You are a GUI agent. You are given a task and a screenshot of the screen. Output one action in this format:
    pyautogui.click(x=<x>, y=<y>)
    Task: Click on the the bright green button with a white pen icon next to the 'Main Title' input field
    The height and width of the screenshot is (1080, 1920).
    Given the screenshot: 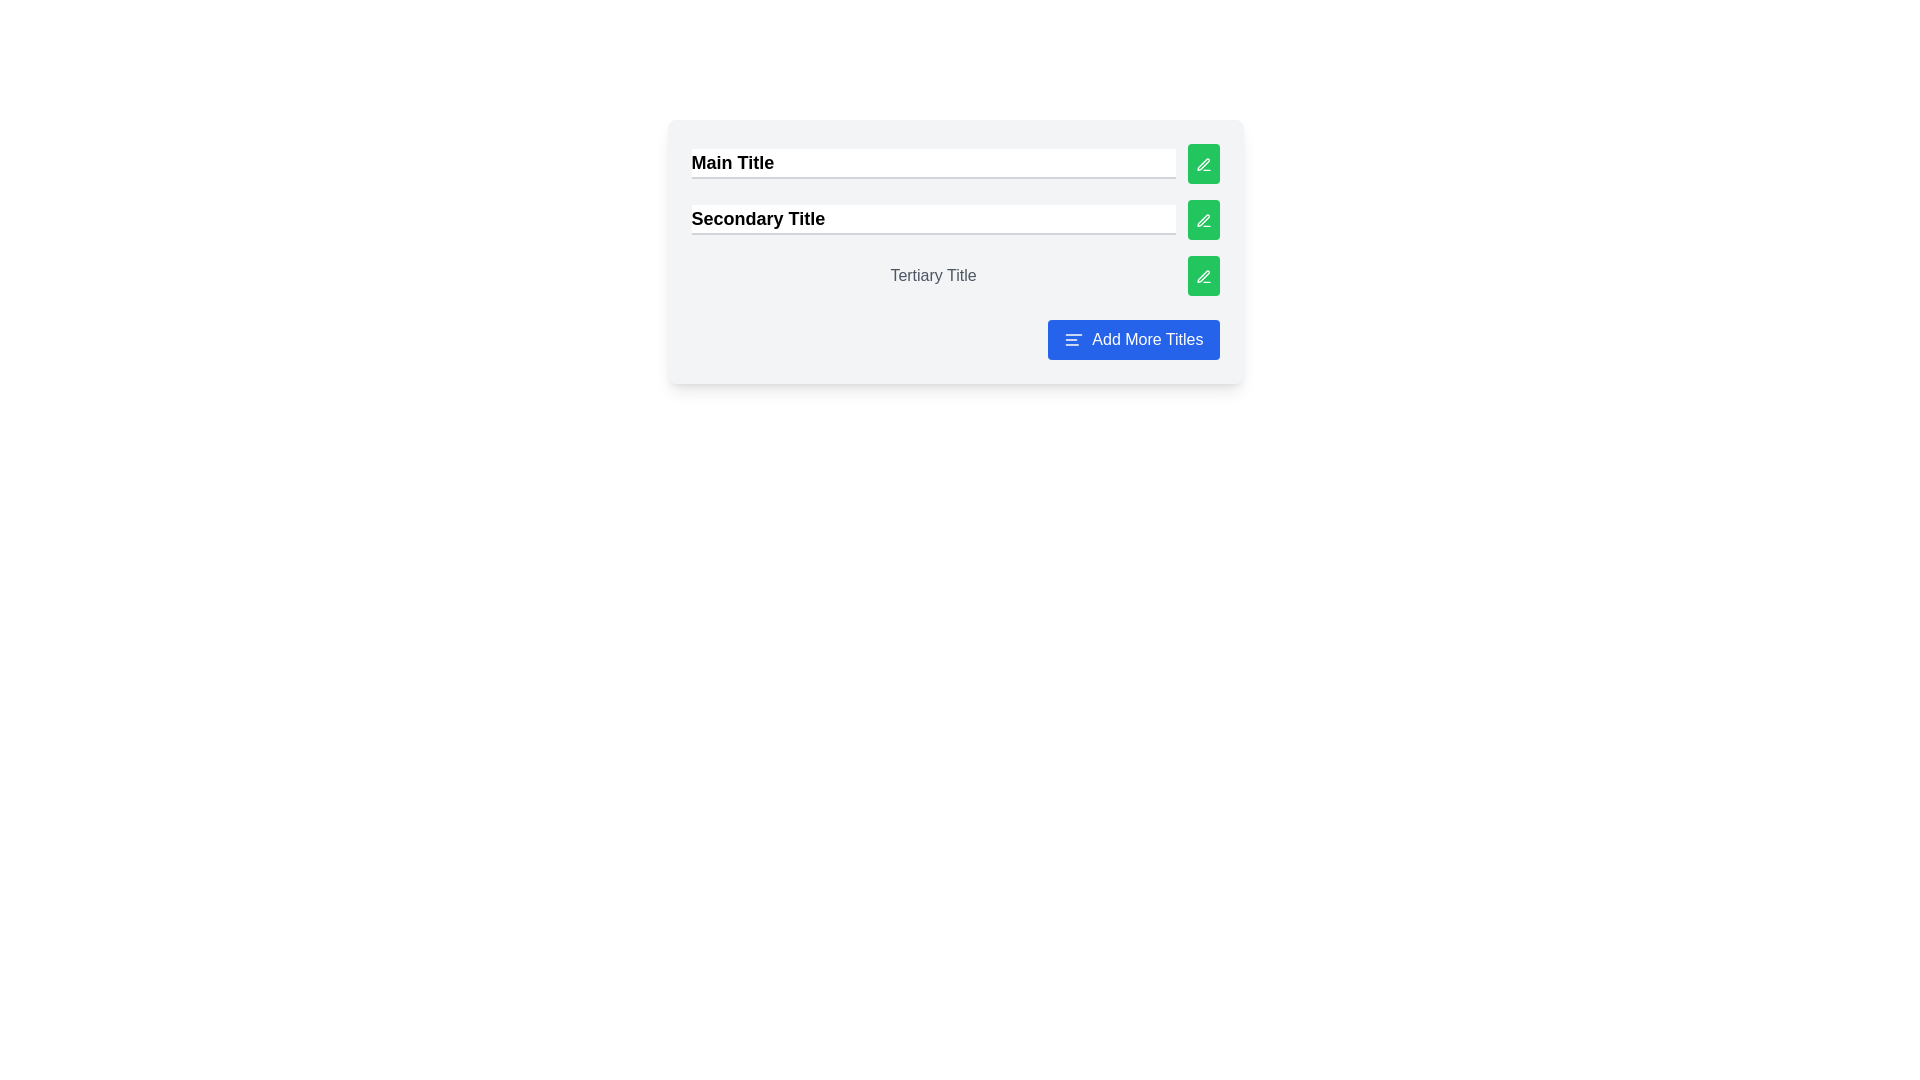 What is the action you would take?
    pyautogui.click(x=1202, y=163)
    